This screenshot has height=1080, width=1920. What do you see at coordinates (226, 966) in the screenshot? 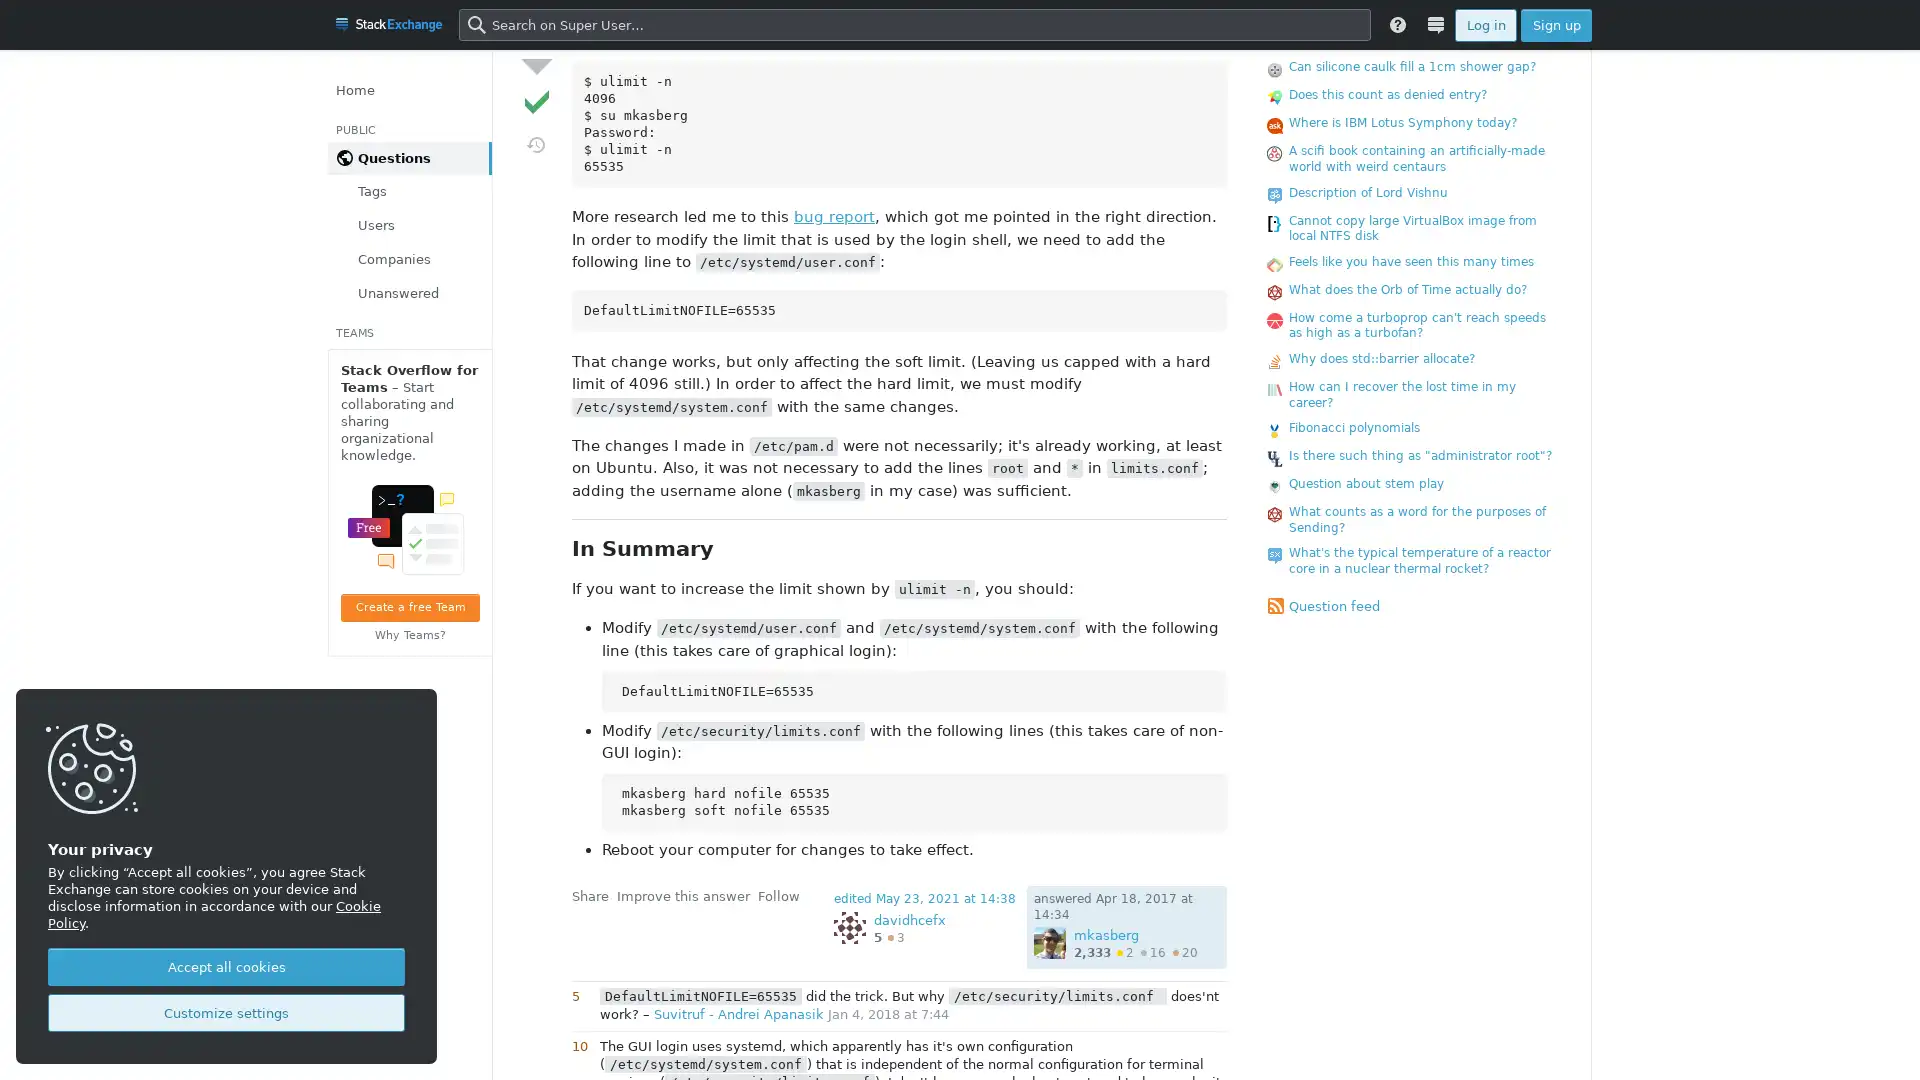
I see `Accept all cookies` at bounding box center [226, 966].